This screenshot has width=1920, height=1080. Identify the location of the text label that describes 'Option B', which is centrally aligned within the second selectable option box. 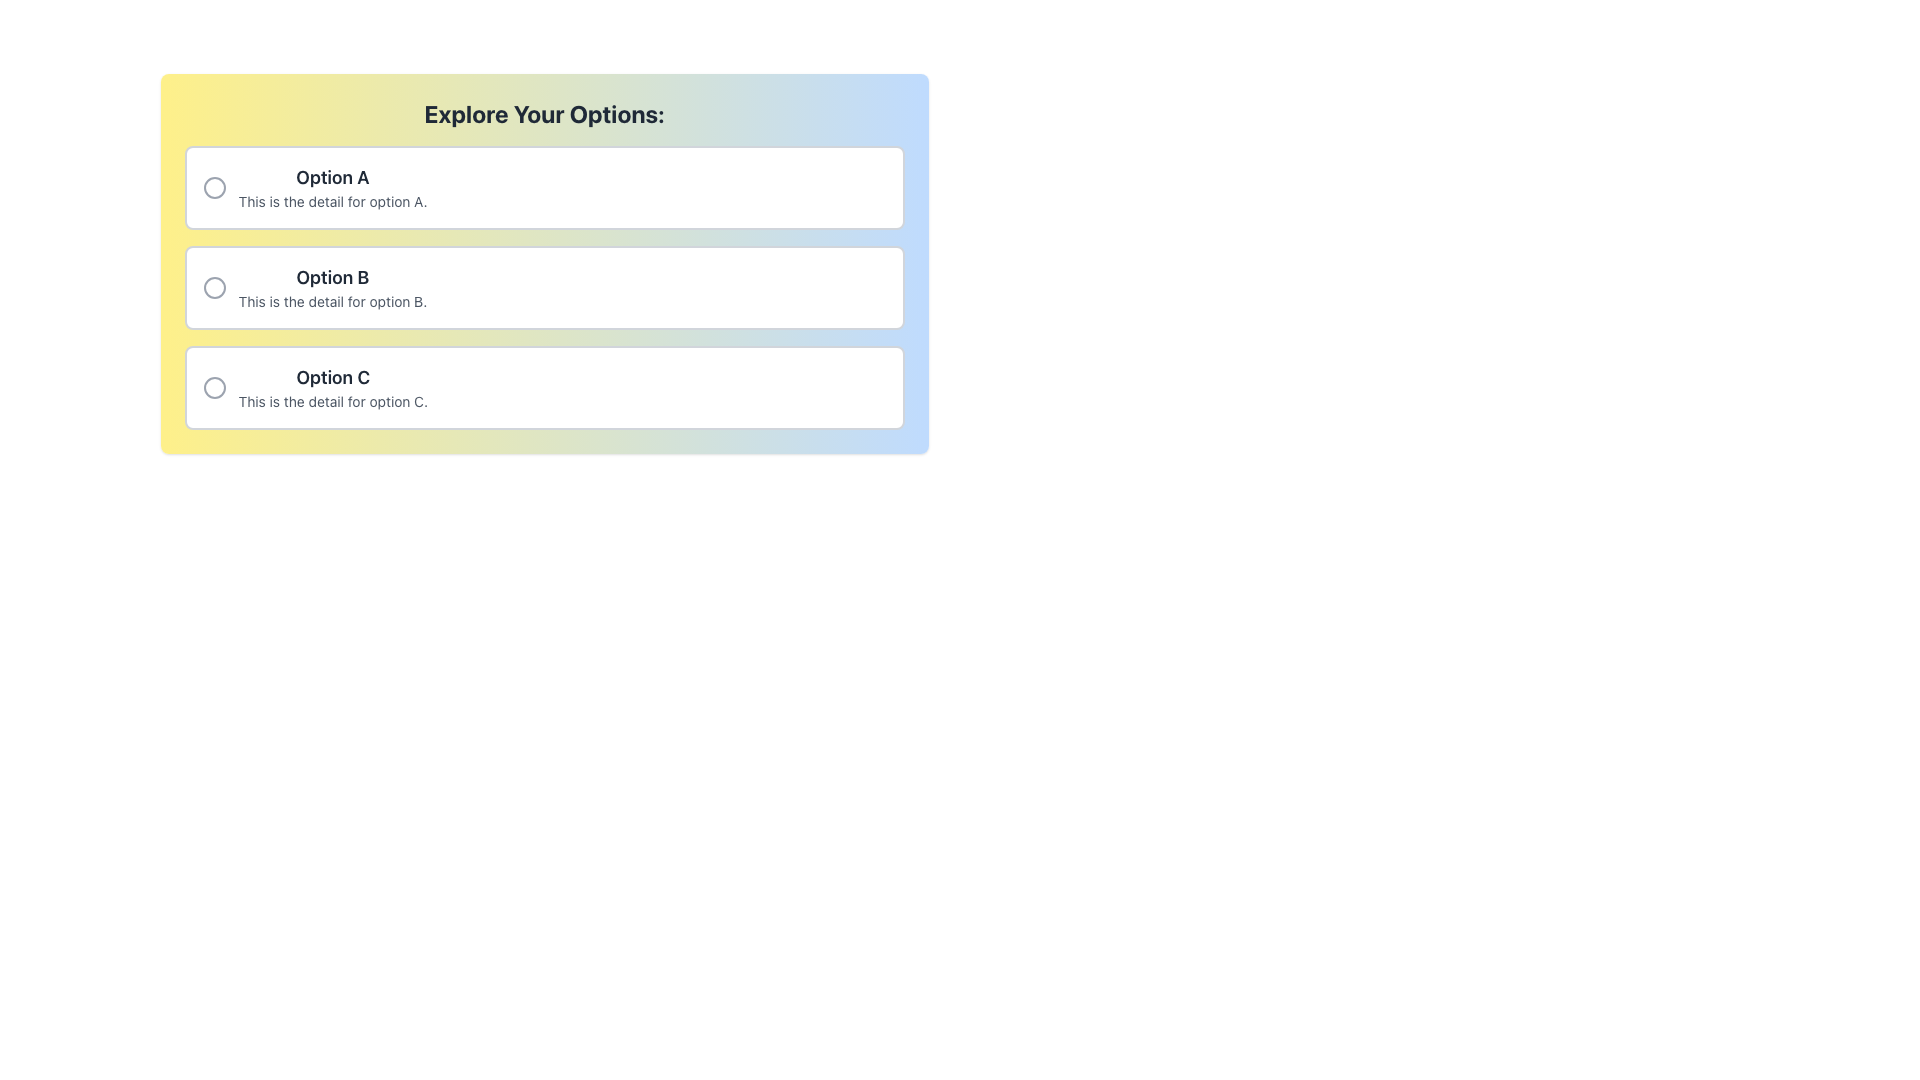
(332, 288).